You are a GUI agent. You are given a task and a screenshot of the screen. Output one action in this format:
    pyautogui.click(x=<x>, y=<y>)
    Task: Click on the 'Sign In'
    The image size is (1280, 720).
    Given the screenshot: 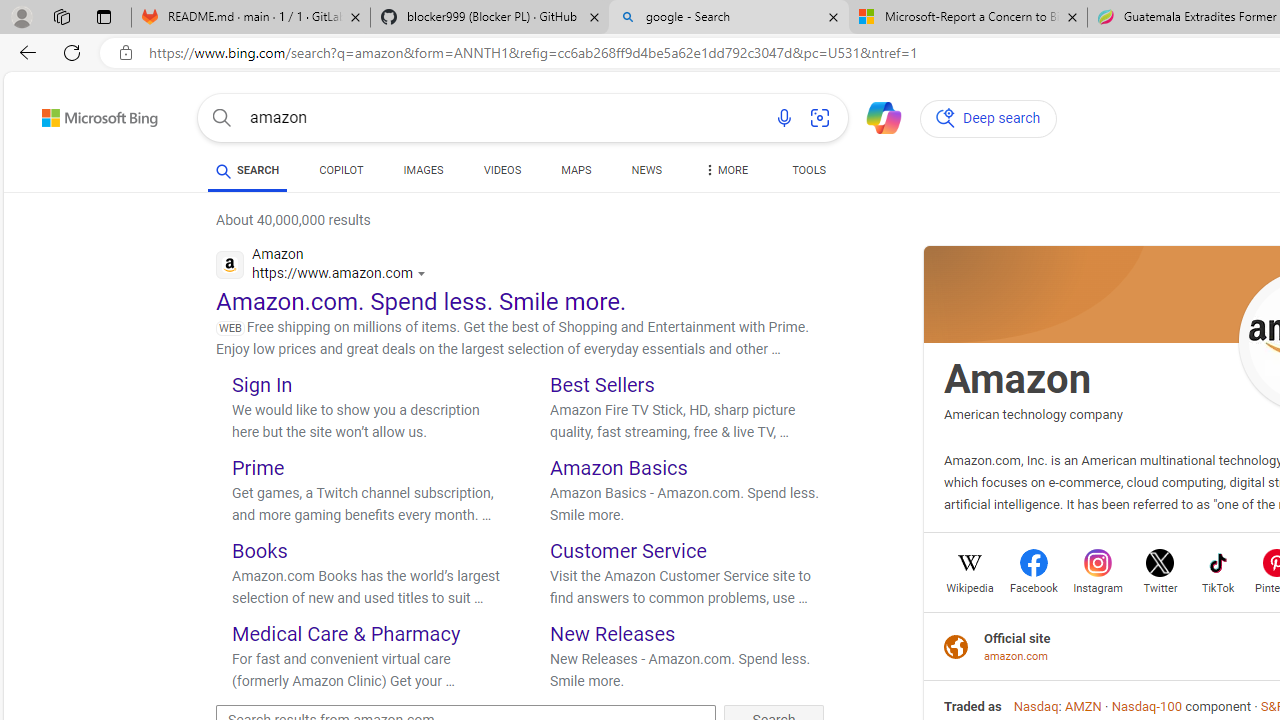 What is the action you would take?
    pyautogui.click(x=261, y=384)
    